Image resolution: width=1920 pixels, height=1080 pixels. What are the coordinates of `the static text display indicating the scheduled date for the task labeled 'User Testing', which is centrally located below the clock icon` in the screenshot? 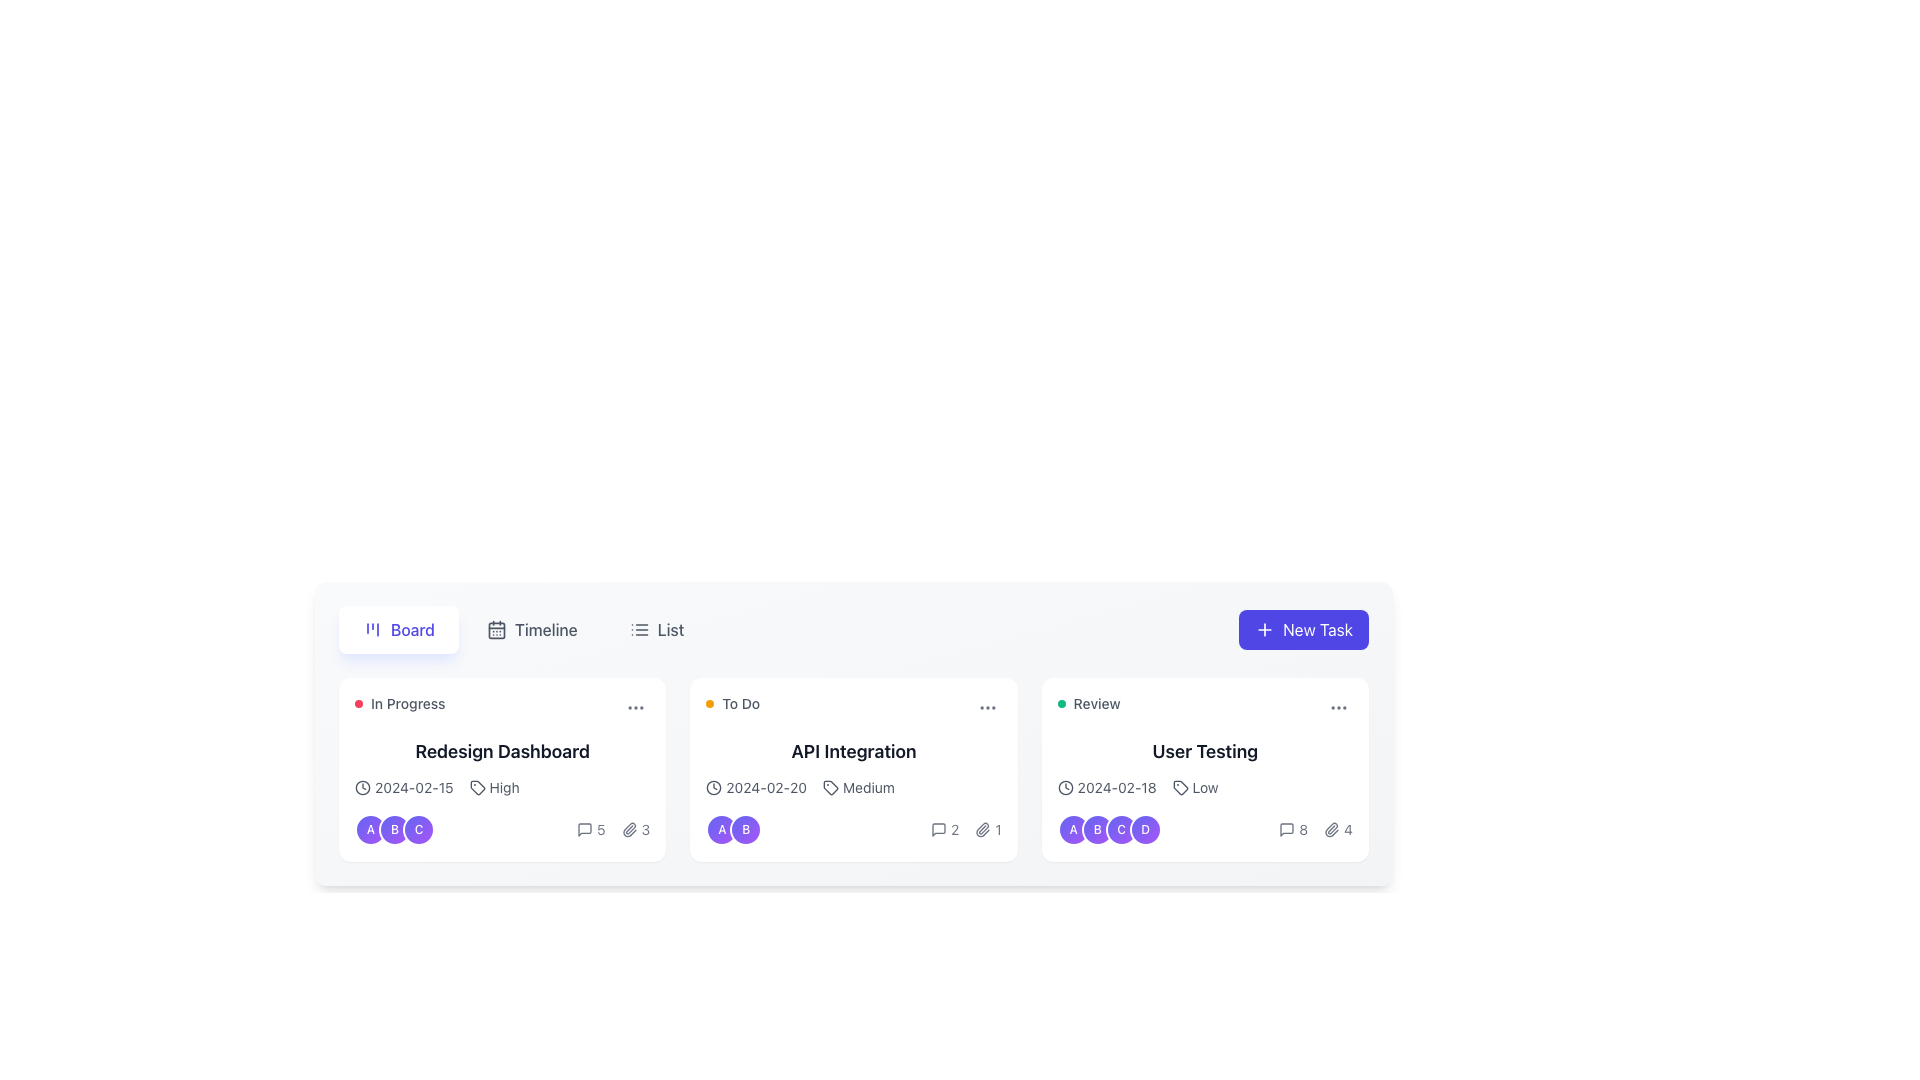 It's located at (1116, 786).